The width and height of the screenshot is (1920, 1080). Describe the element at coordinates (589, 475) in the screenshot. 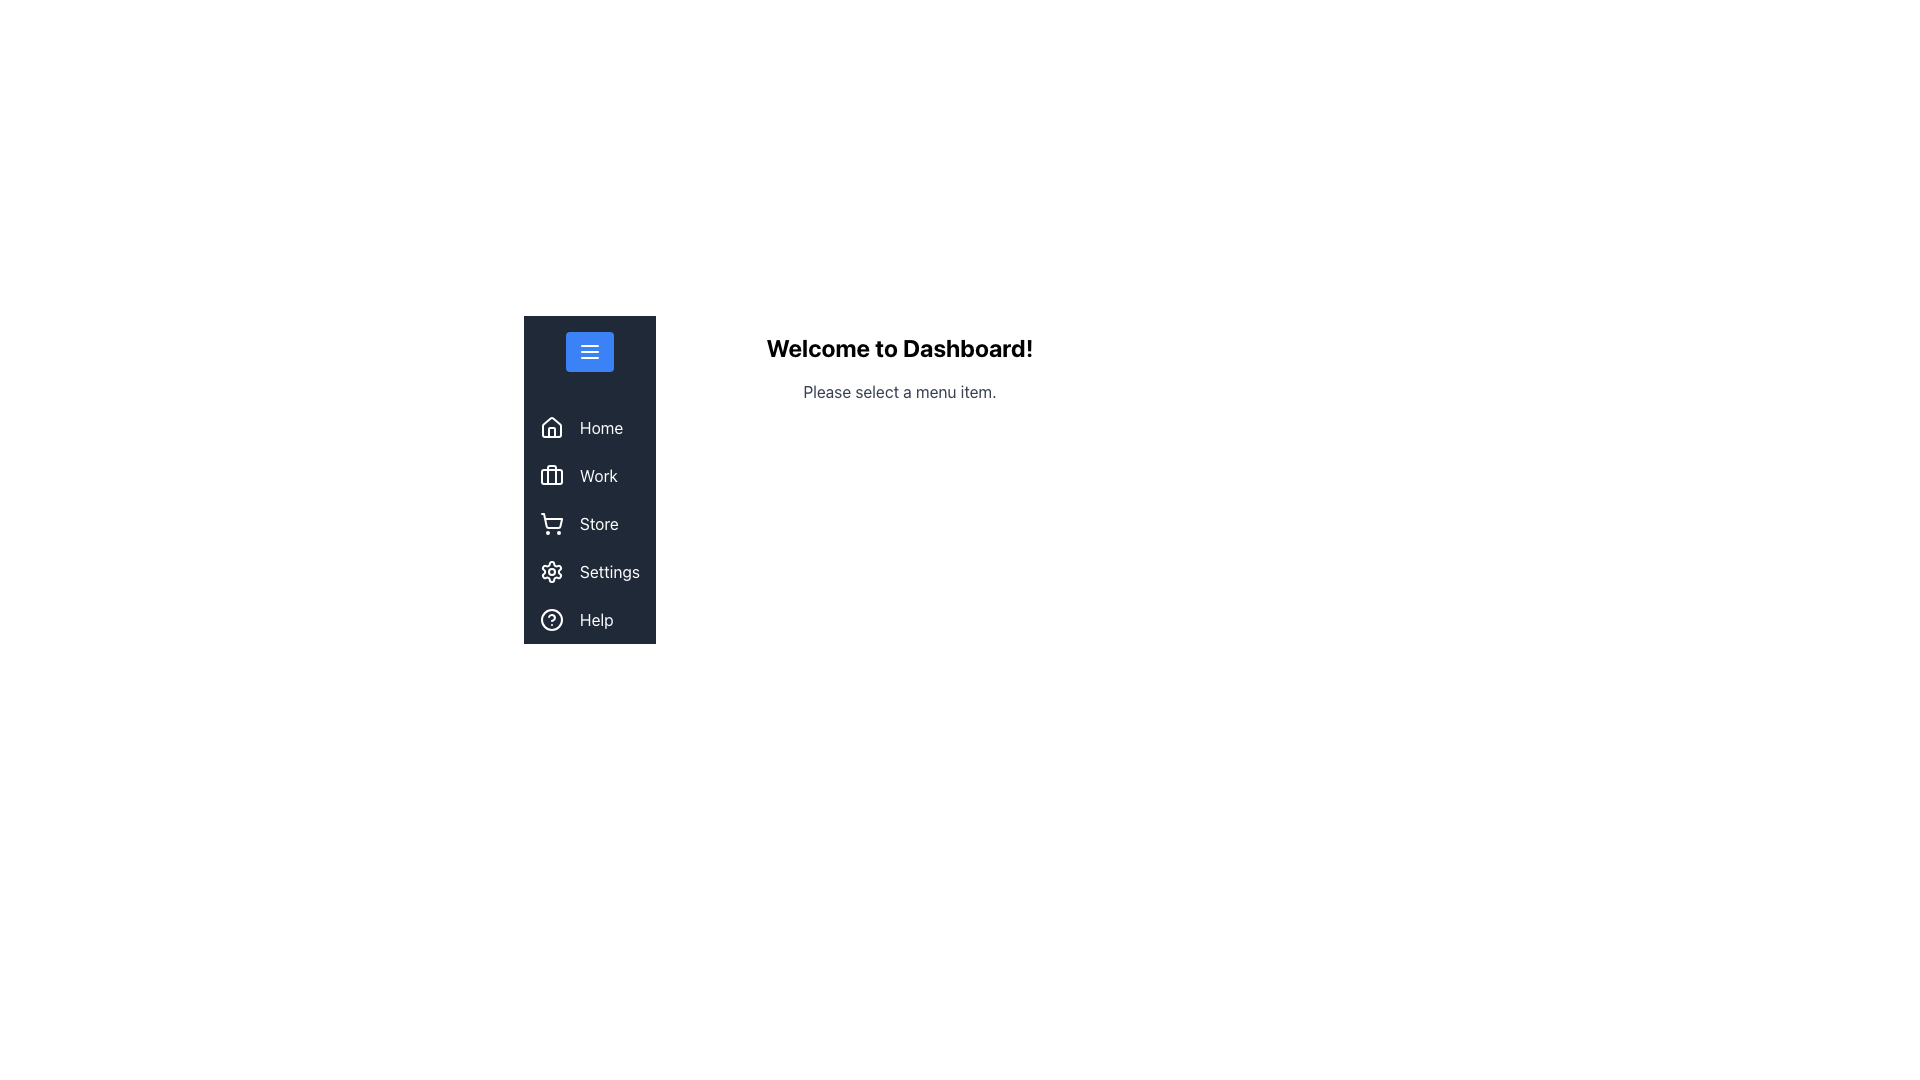

I see `the 'Work' button, which is the second item in the vertical navigation menu` at that location.